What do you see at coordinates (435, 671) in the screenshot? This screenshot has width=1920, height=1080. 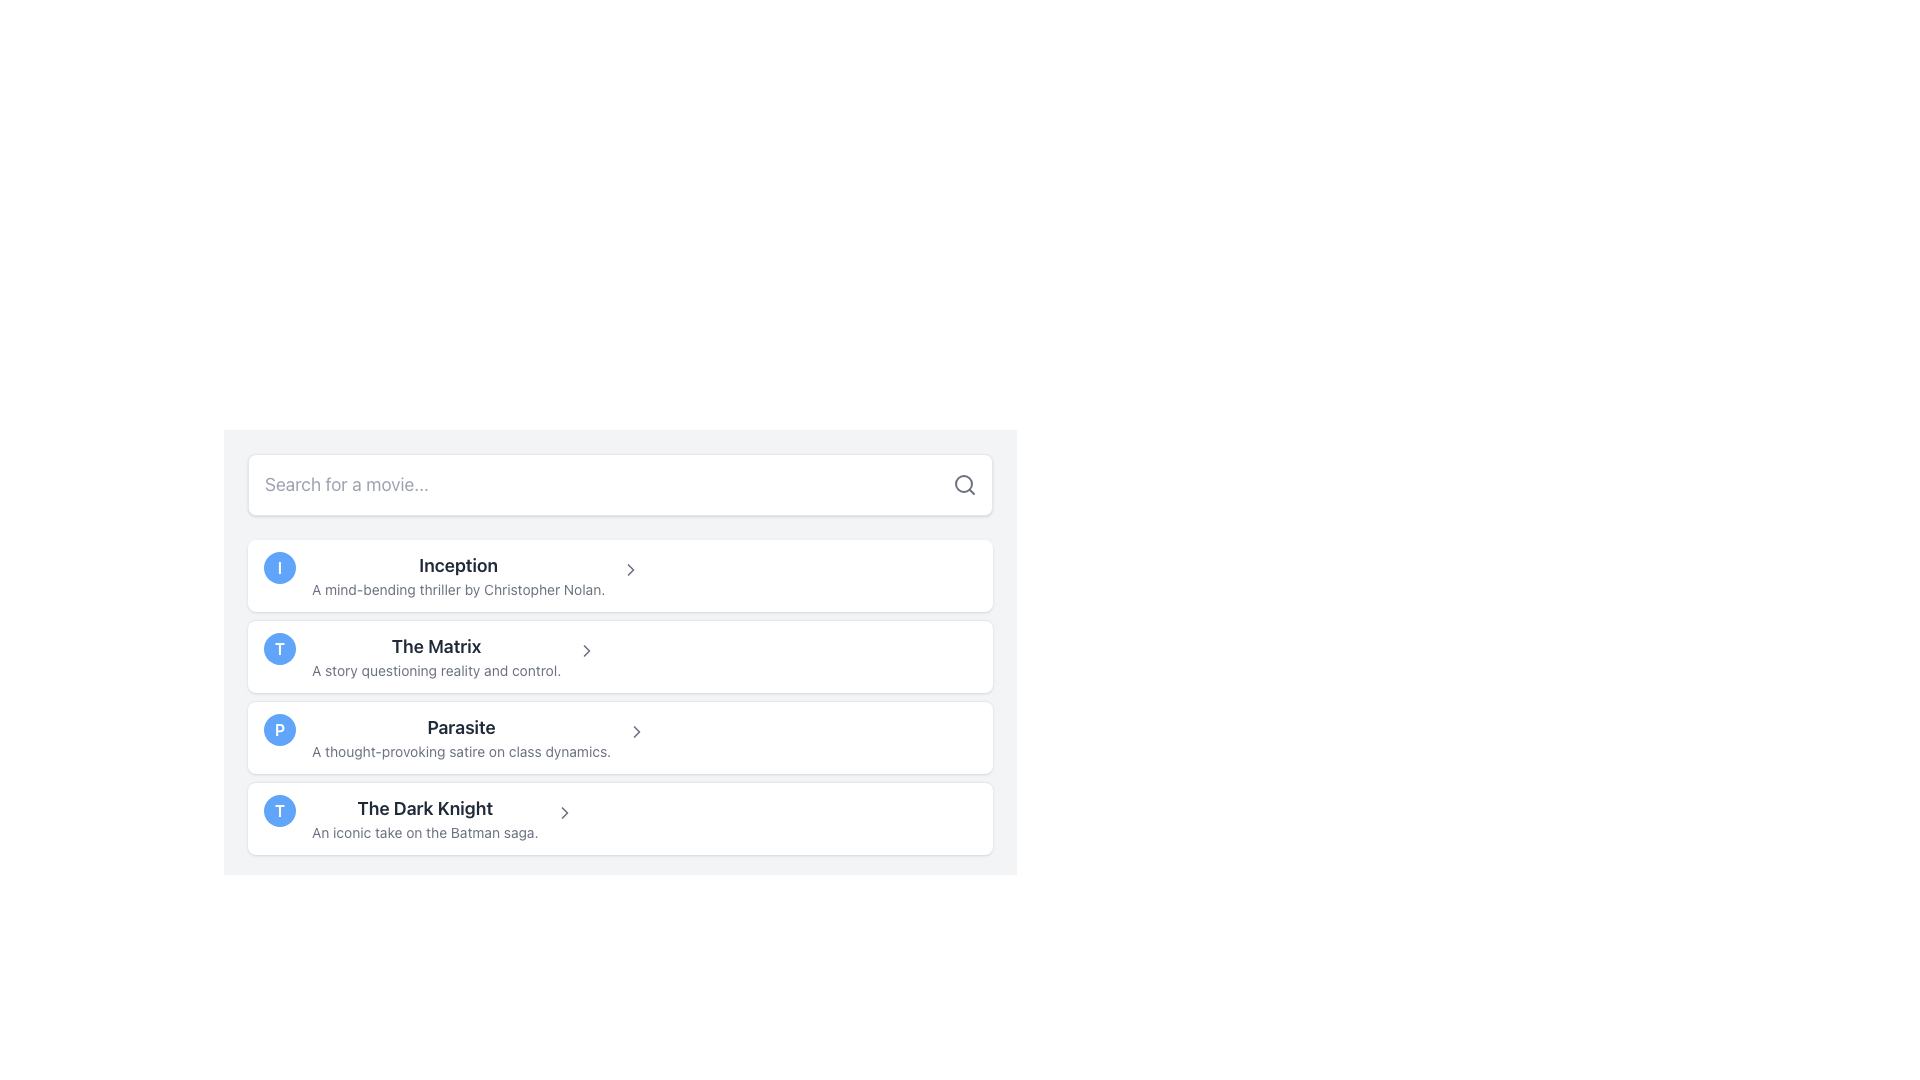 I see `descriptive text label located underneath the list item labeled 'The Matrix', which provides supplementary information in gray` at bounding box center [435, 671].